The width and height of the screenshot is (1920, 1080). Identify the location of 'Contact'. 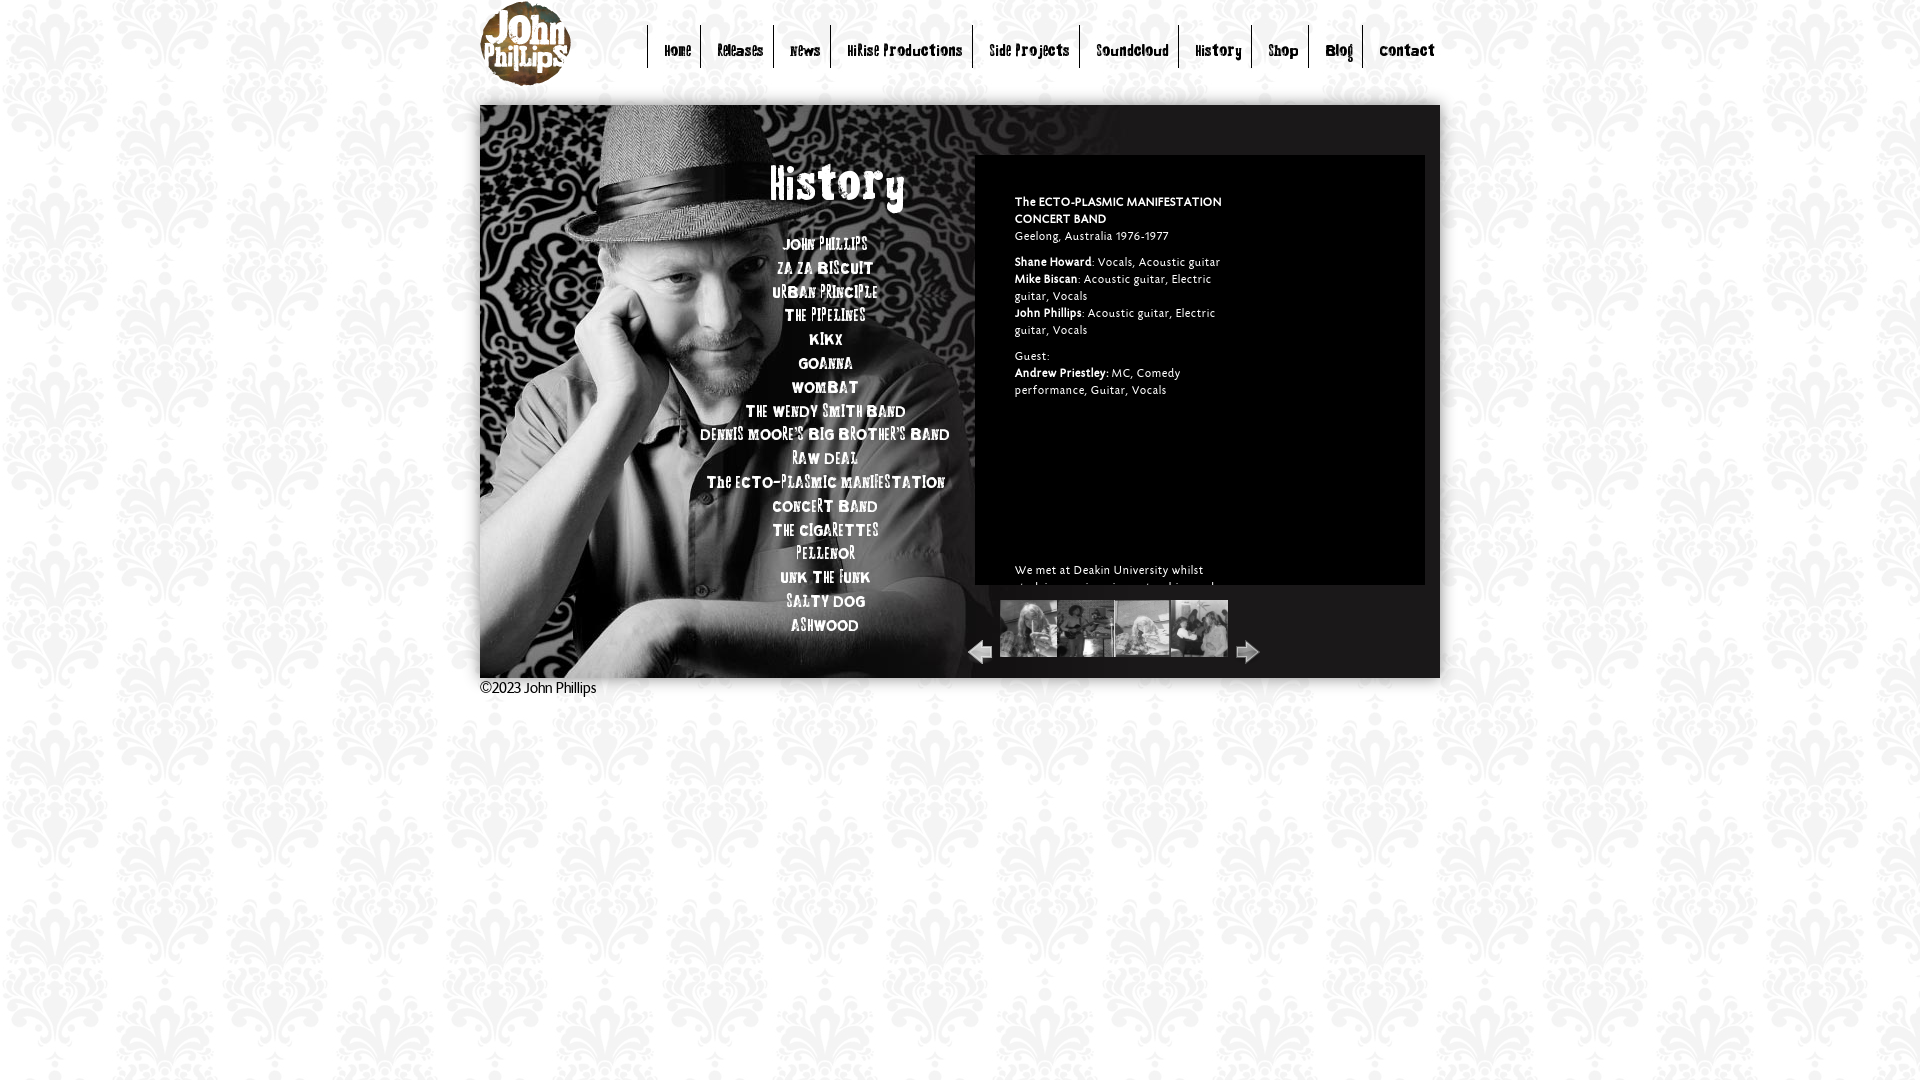
(1405, 51).